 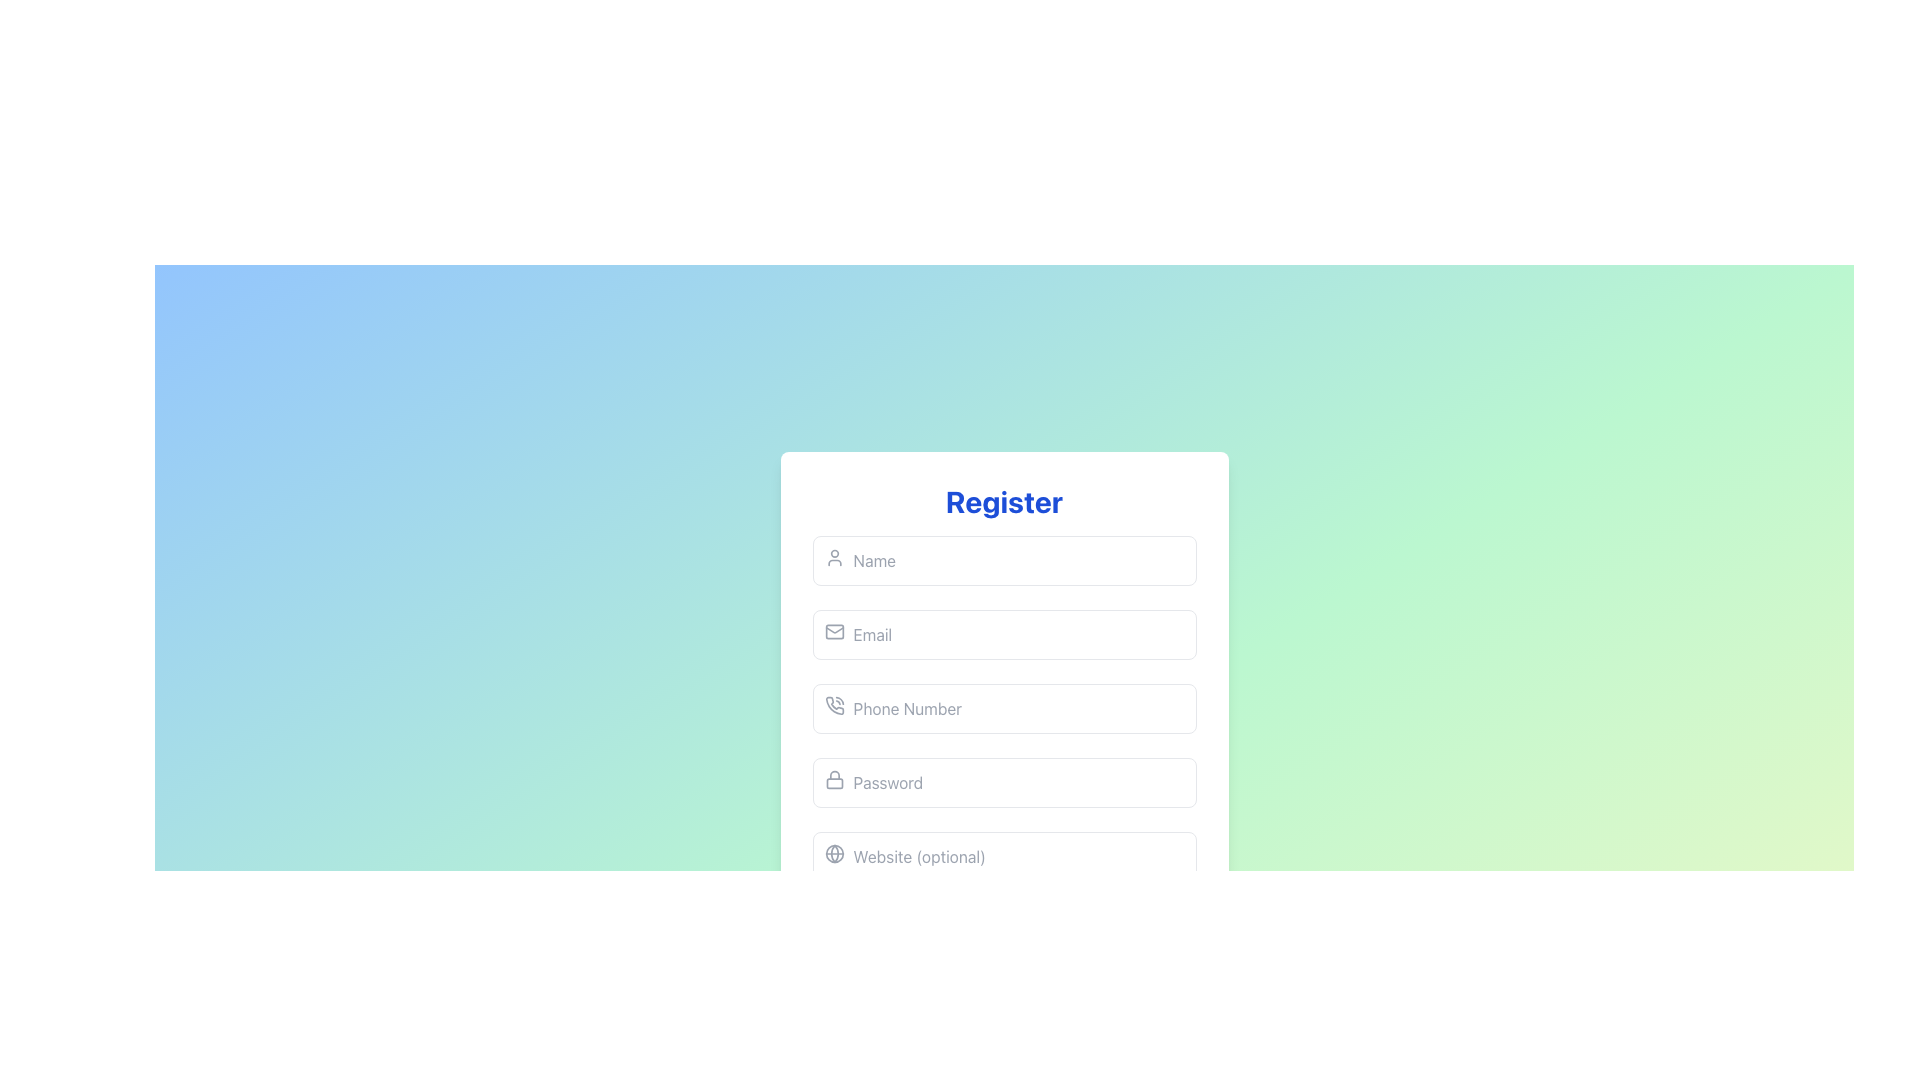 What do you see at coordinates (834, 704) in the screenshot?
I see `the phone number field icon, which is positioned to the left of the 'Phone Number' input field in the registration form` at bounding box center [834, 704].